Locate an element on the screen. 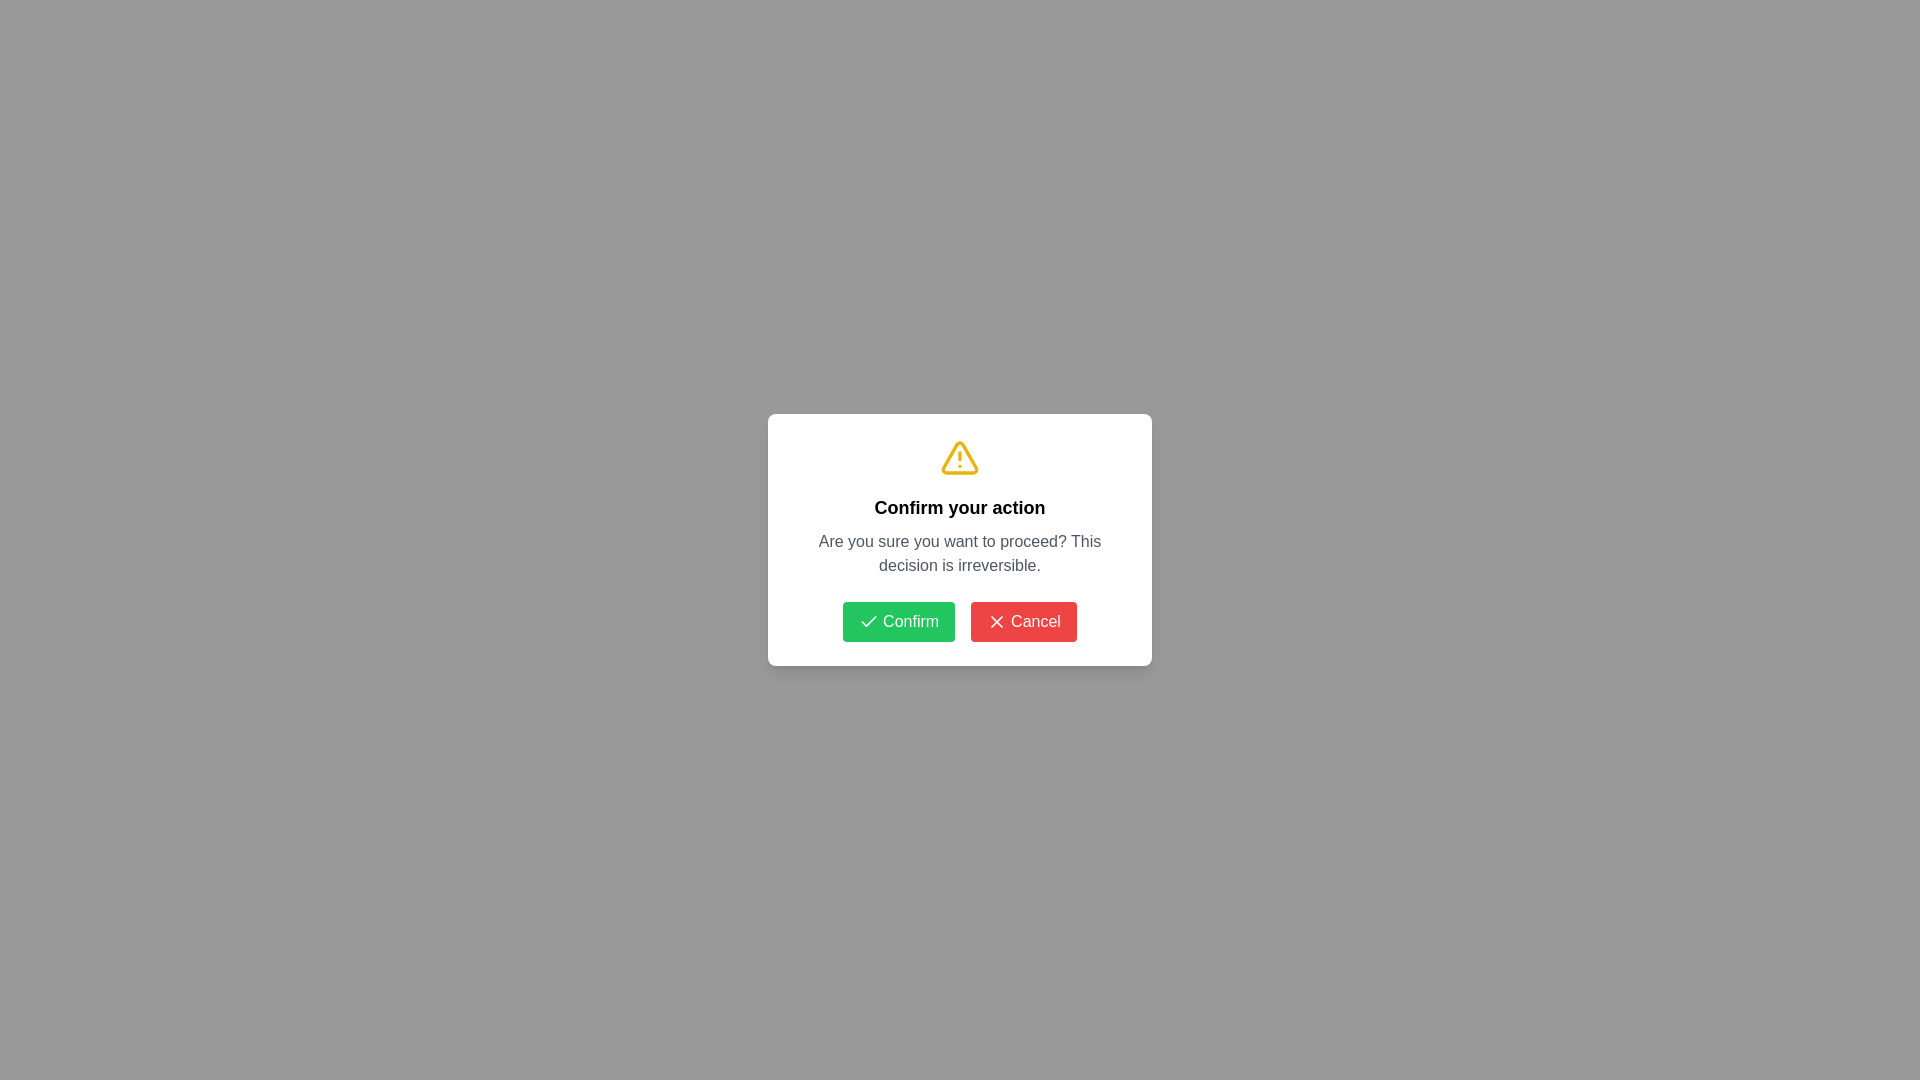  the red rectangular button labeled 'Cancel' is located at coordinates (1023, 620).